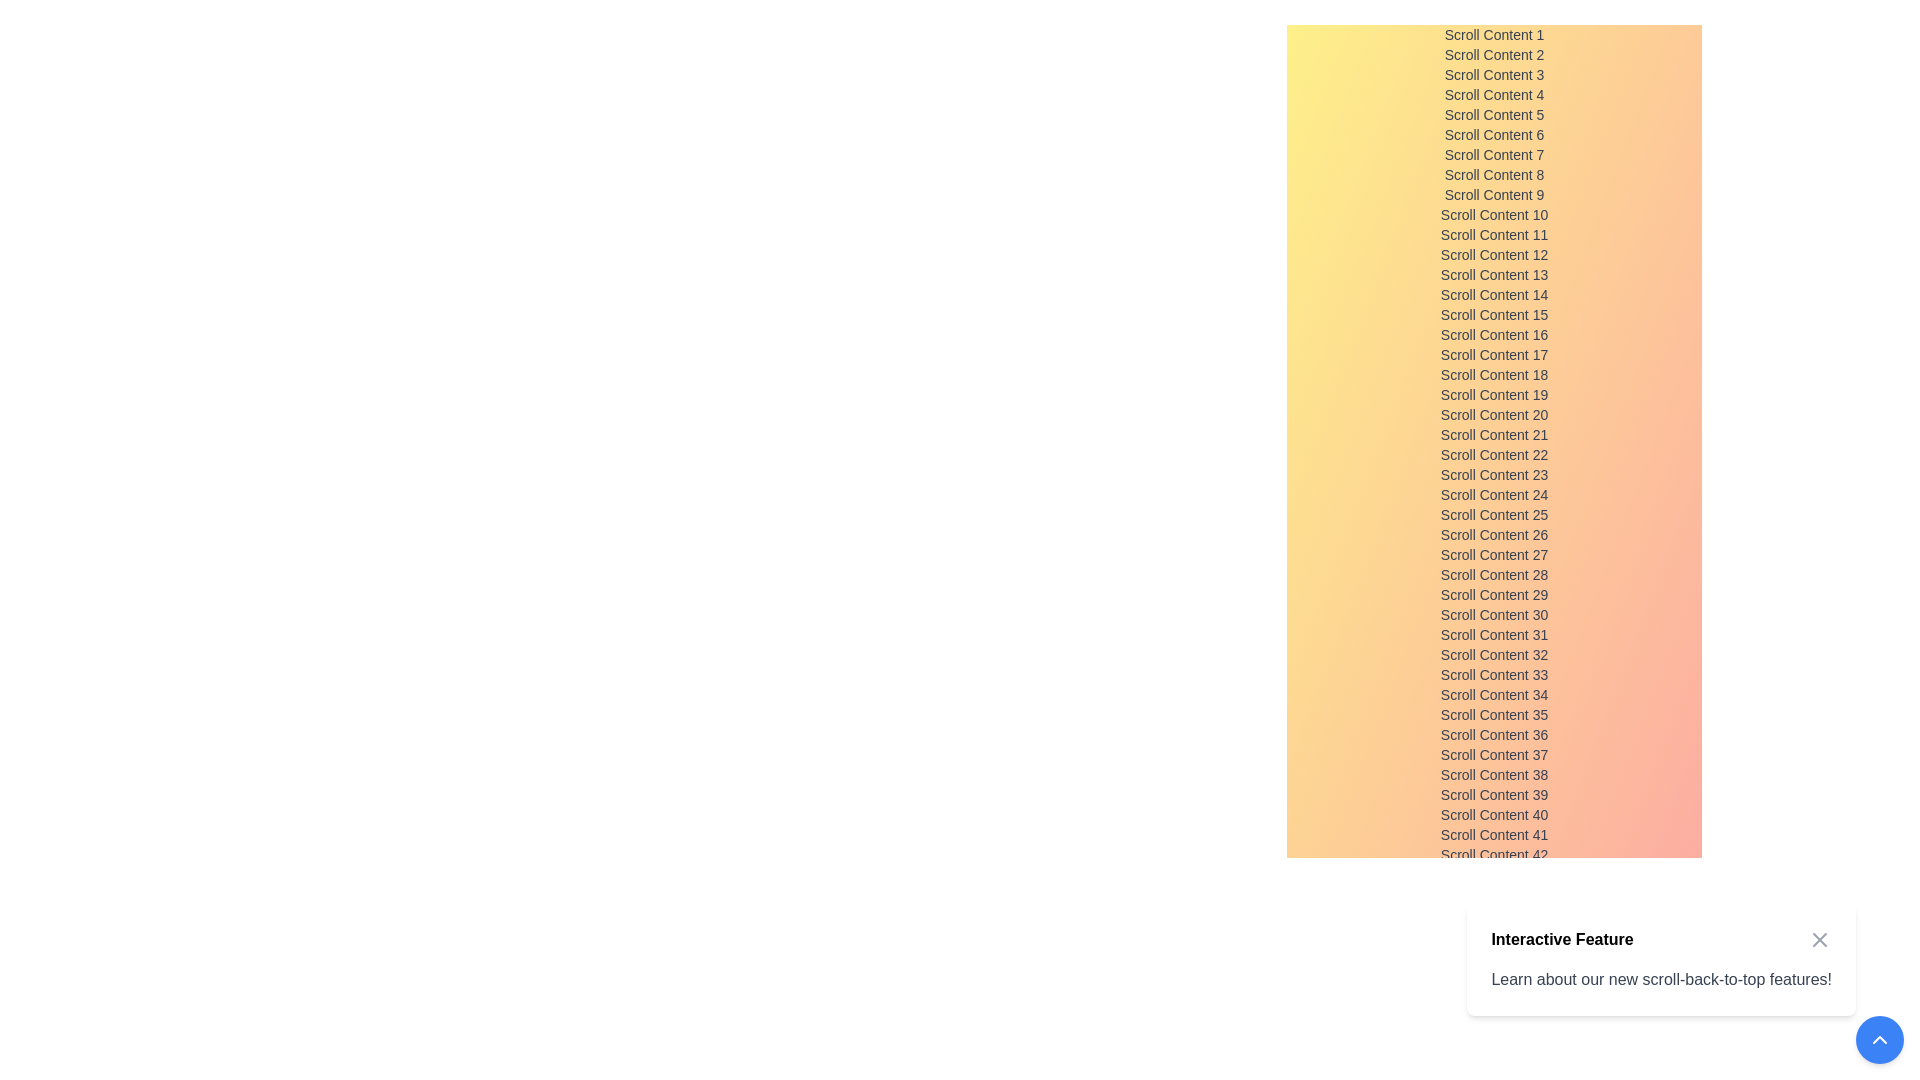  Describe the element at coordinates (1494, 755) in the screenshot. I see `the static text label displaying 'Scroll Content 37' located as the 37th item in a vertically scrollable list` at that location.